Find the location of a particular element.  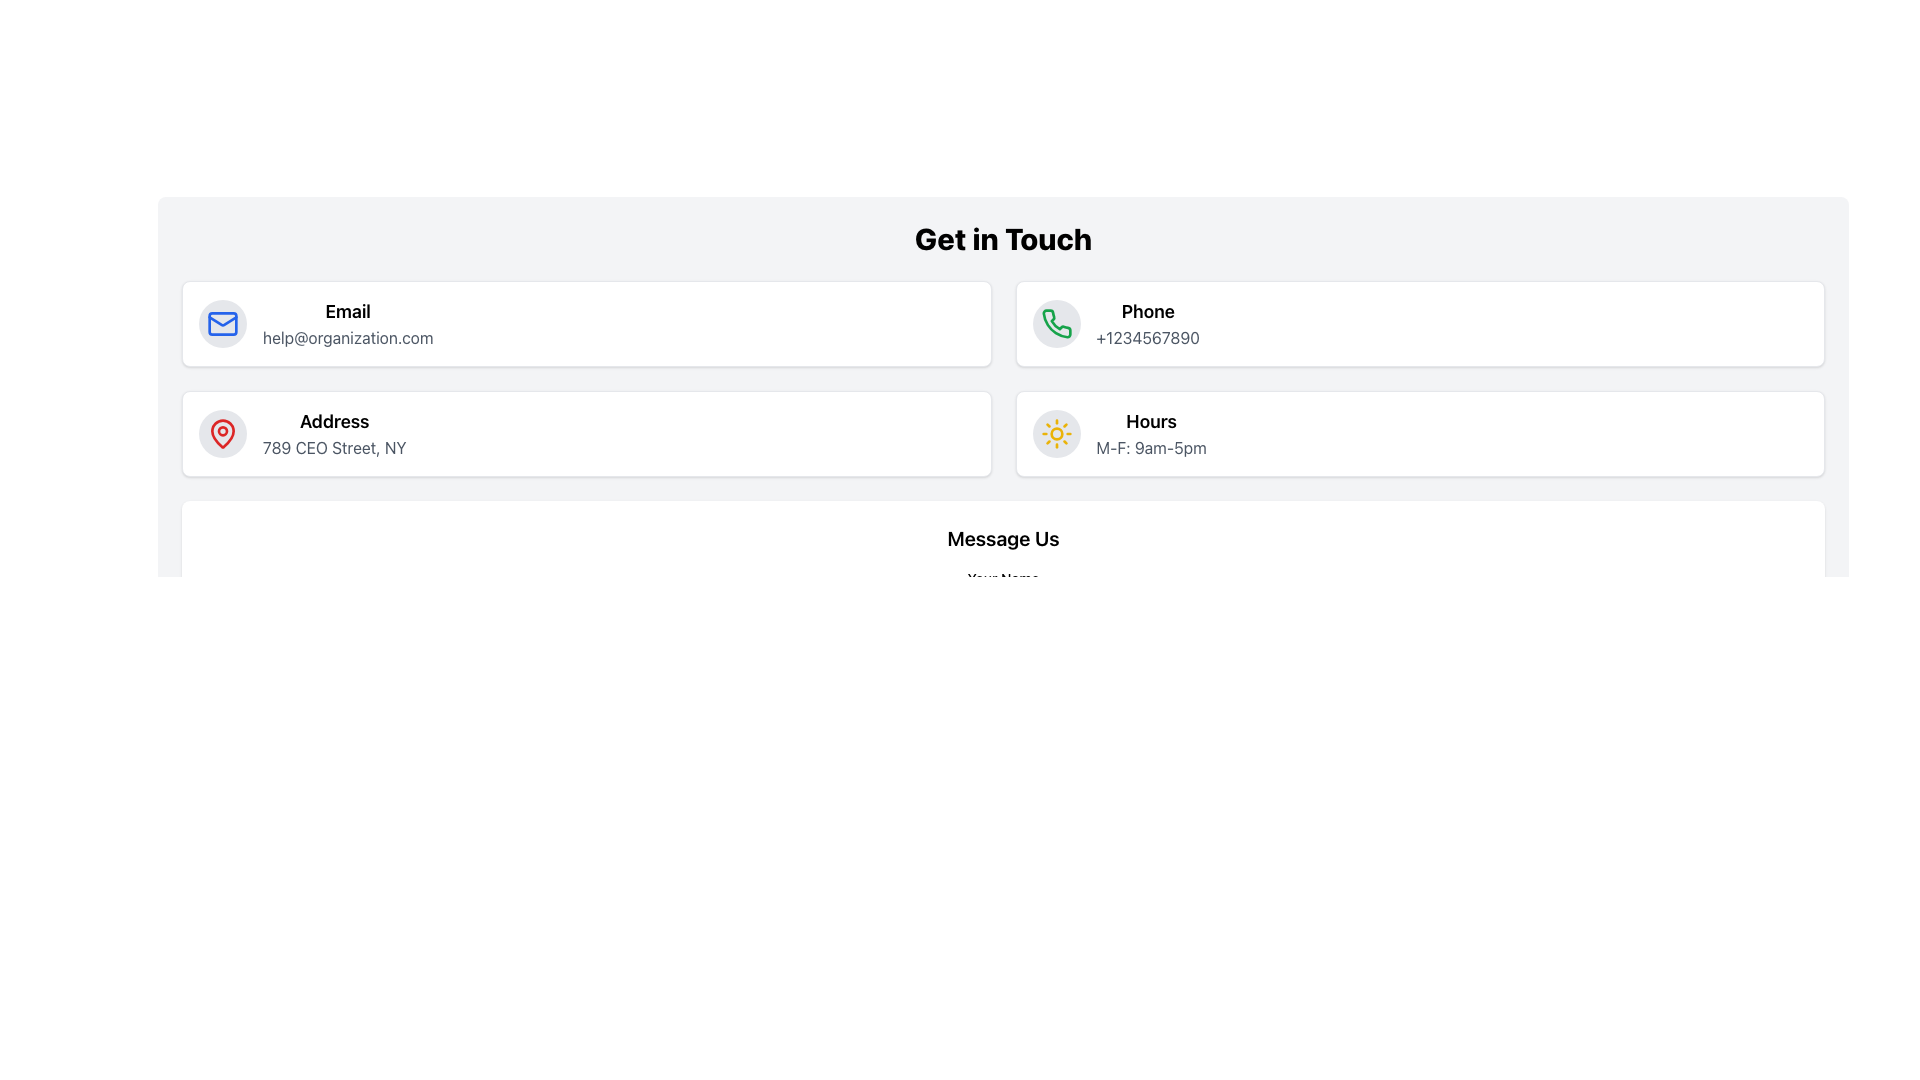

the circular icon button with a light gray background and a blue mail envelope symbol located in the upper-left corner of the first informational card in the 'Get in Touch' section, adjacent to the text 'Email' and 'help@organization.com' is located at coordinates (222, 323).